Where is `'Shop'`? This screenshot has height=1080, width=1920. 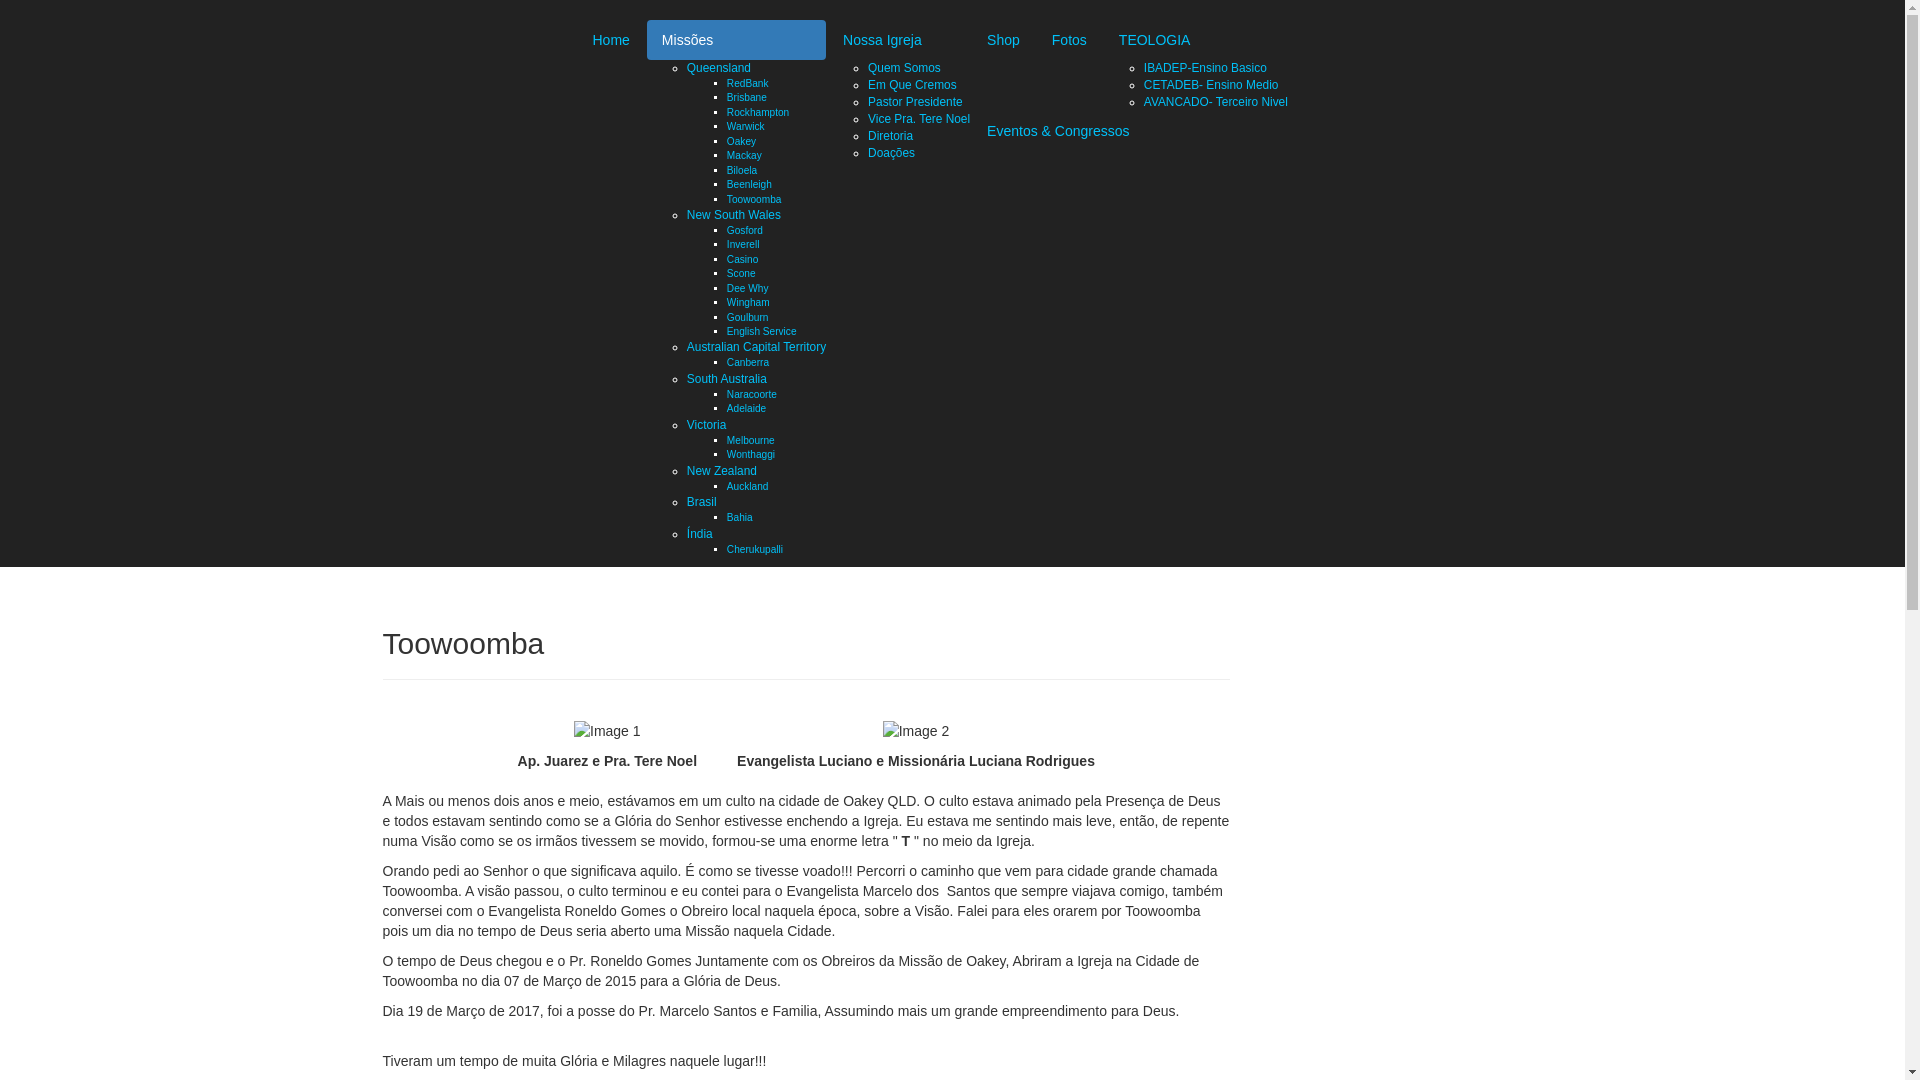 'Shop' is located at coordinates (1003, 39).